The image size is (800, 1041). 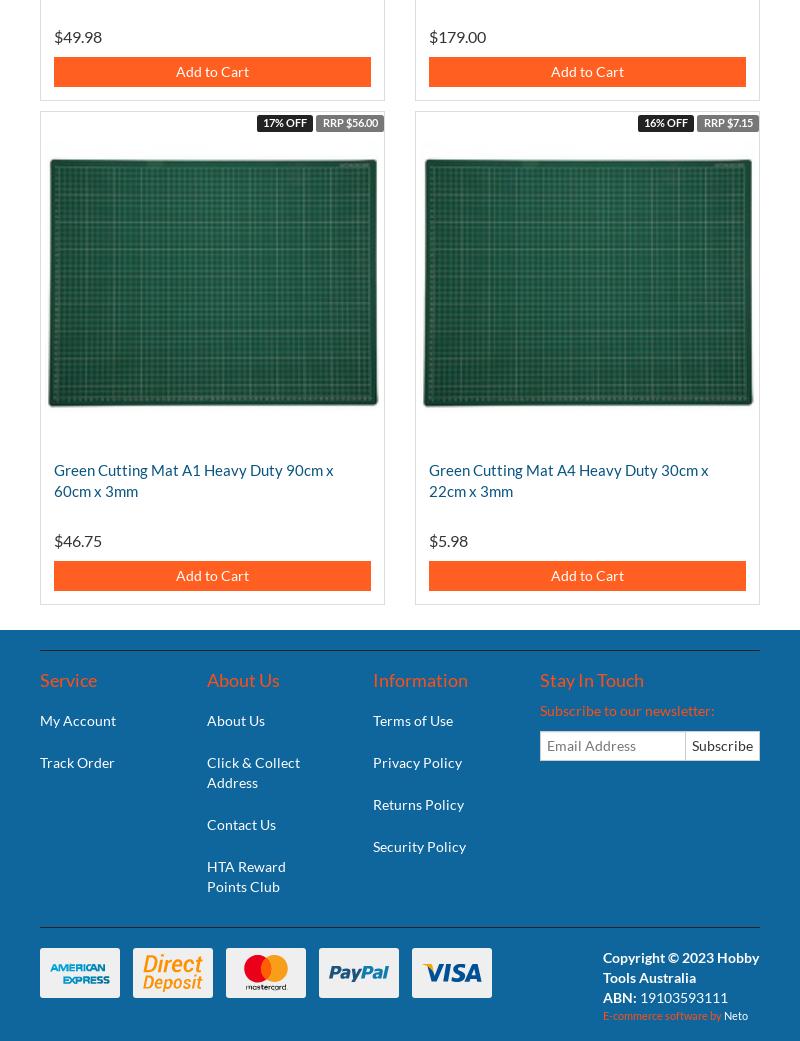 I want to click on '19103593111', so click(x=681, y=996).